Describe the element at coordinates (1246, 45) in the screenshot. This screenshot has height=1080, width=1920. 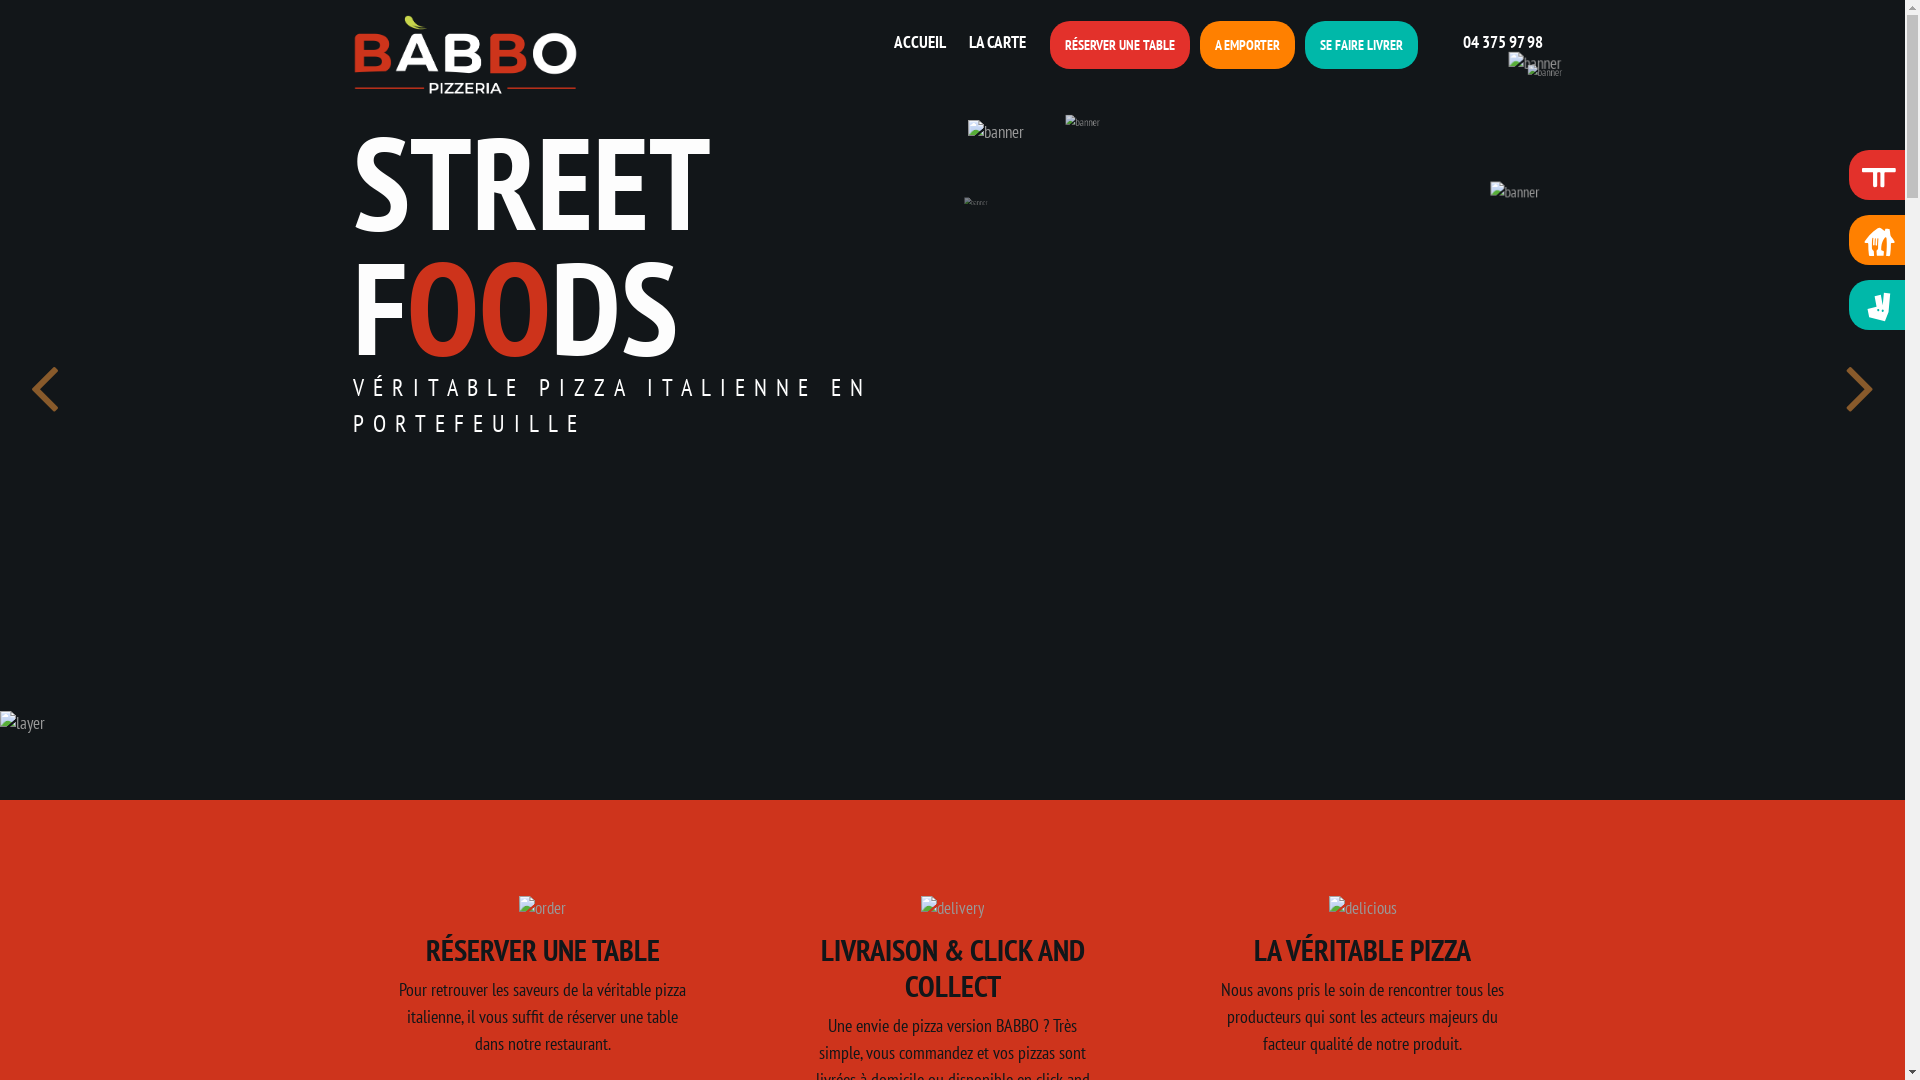
I see `'A EMPORTER'` at that location.